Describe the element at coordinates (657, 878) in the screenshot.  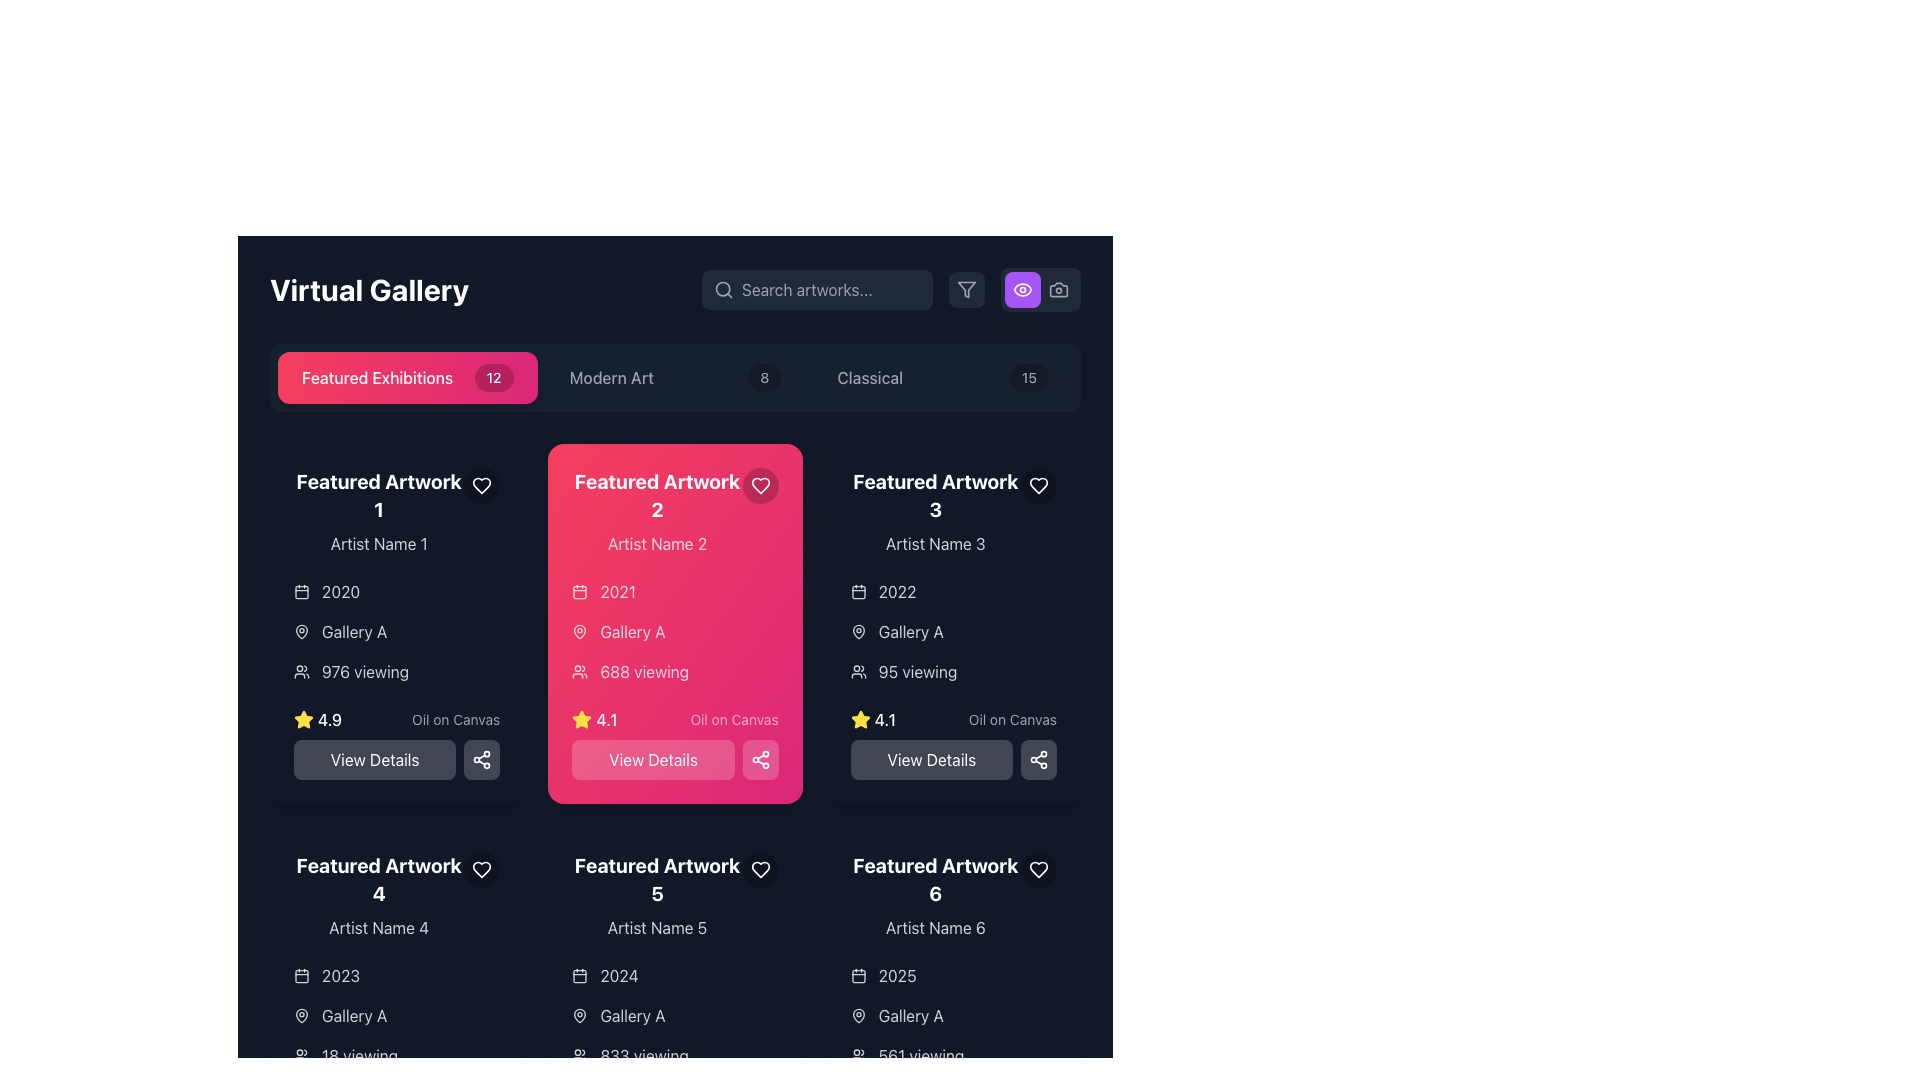
I see `the 'Featured Artwork 5' text label for accessibility by moving the cursor to its center point` at that location.